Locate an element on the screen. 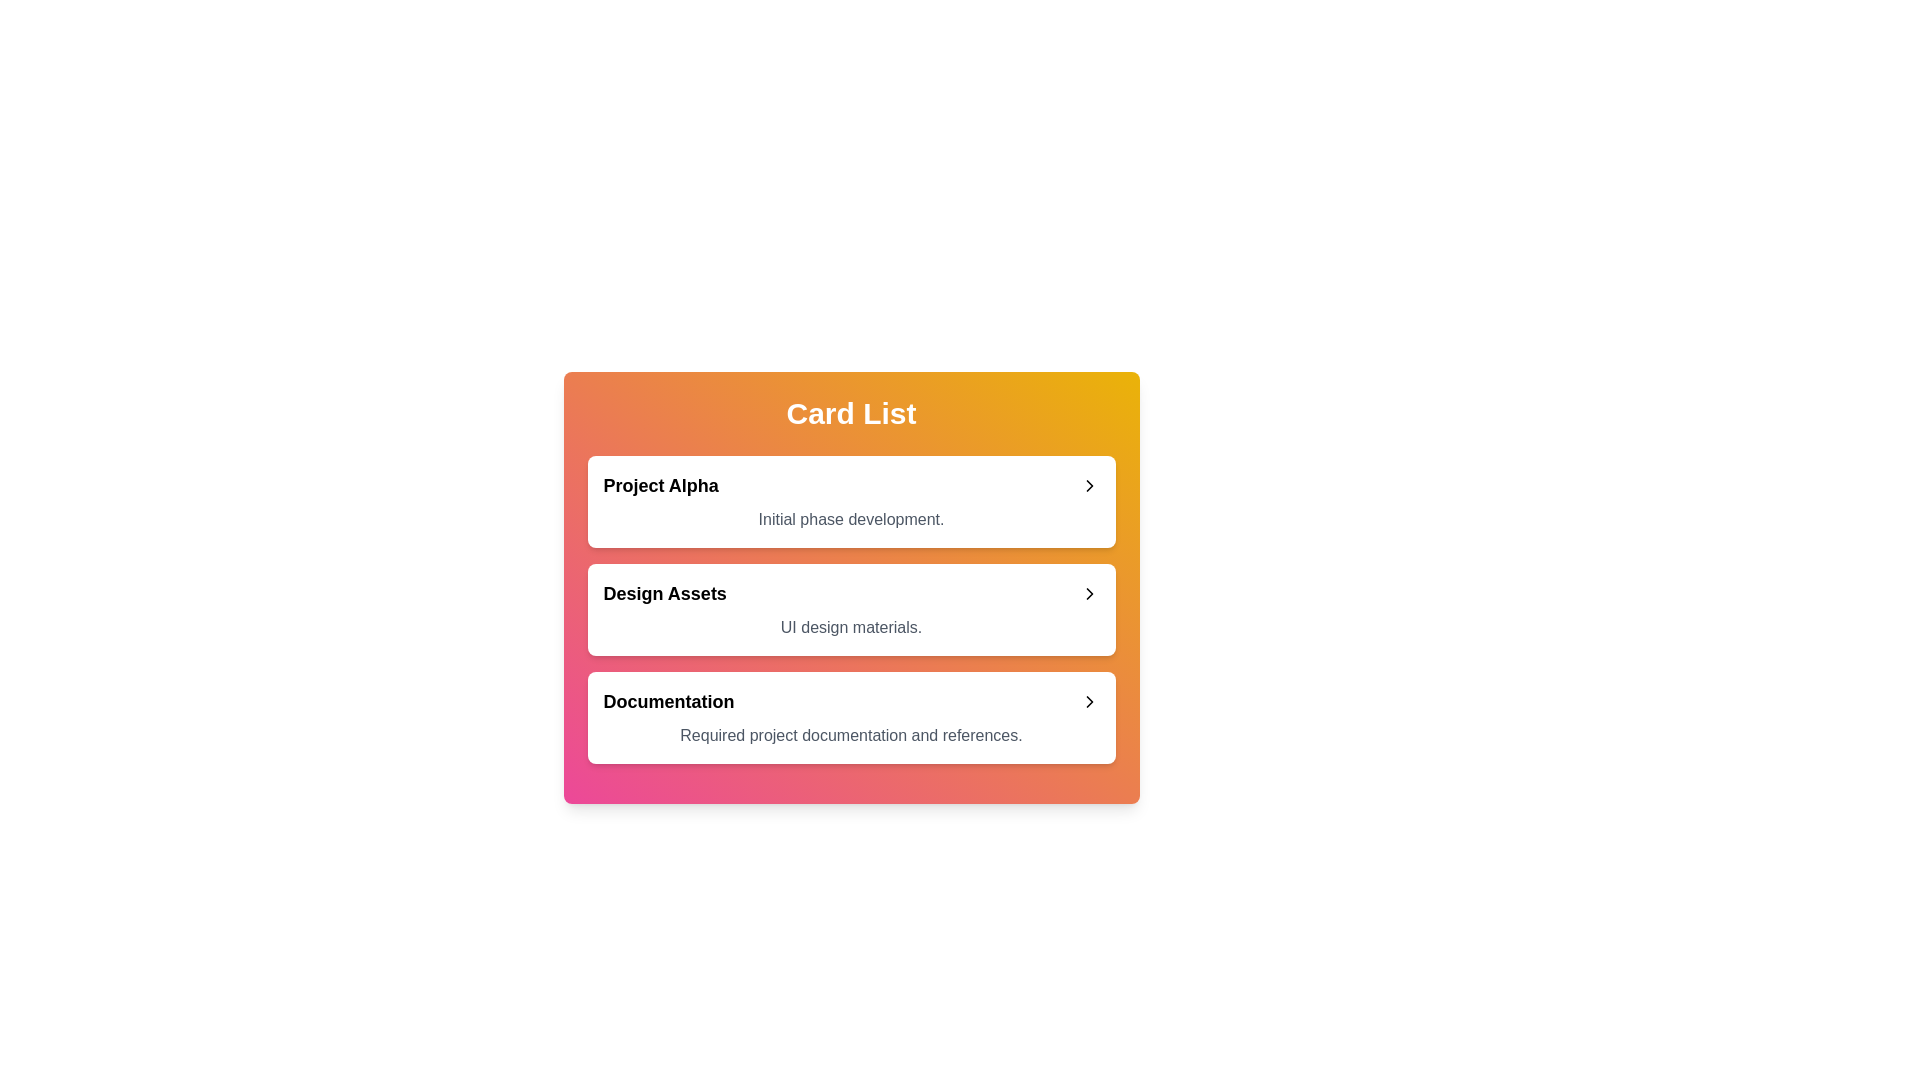  the title area of the card titled Project Alpha to expand or collapse it is located at coordinates (851, 486).